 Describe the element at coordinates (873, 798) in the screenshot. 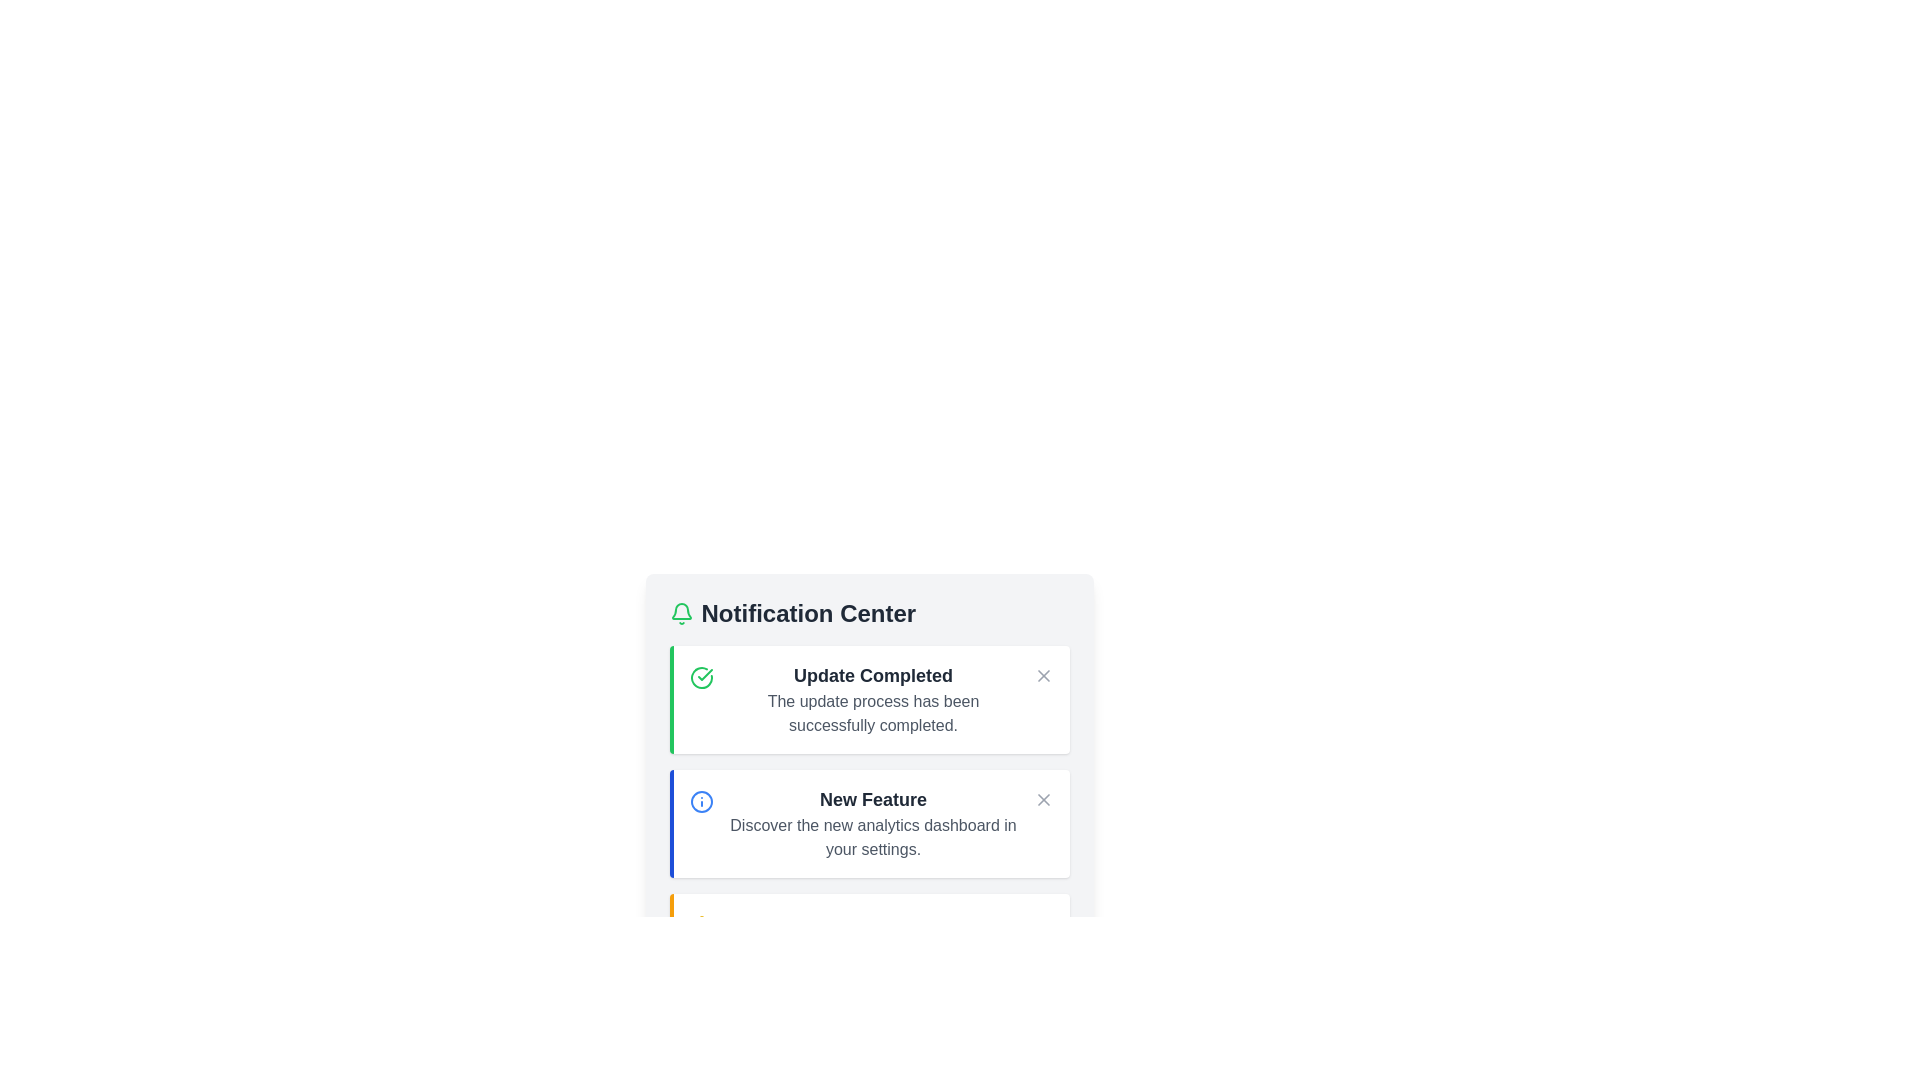

I see `the Text Label that serves as the title for the notification about a new feature, positioned at the top of the notification card following the header 'Update Completed'` at that location.